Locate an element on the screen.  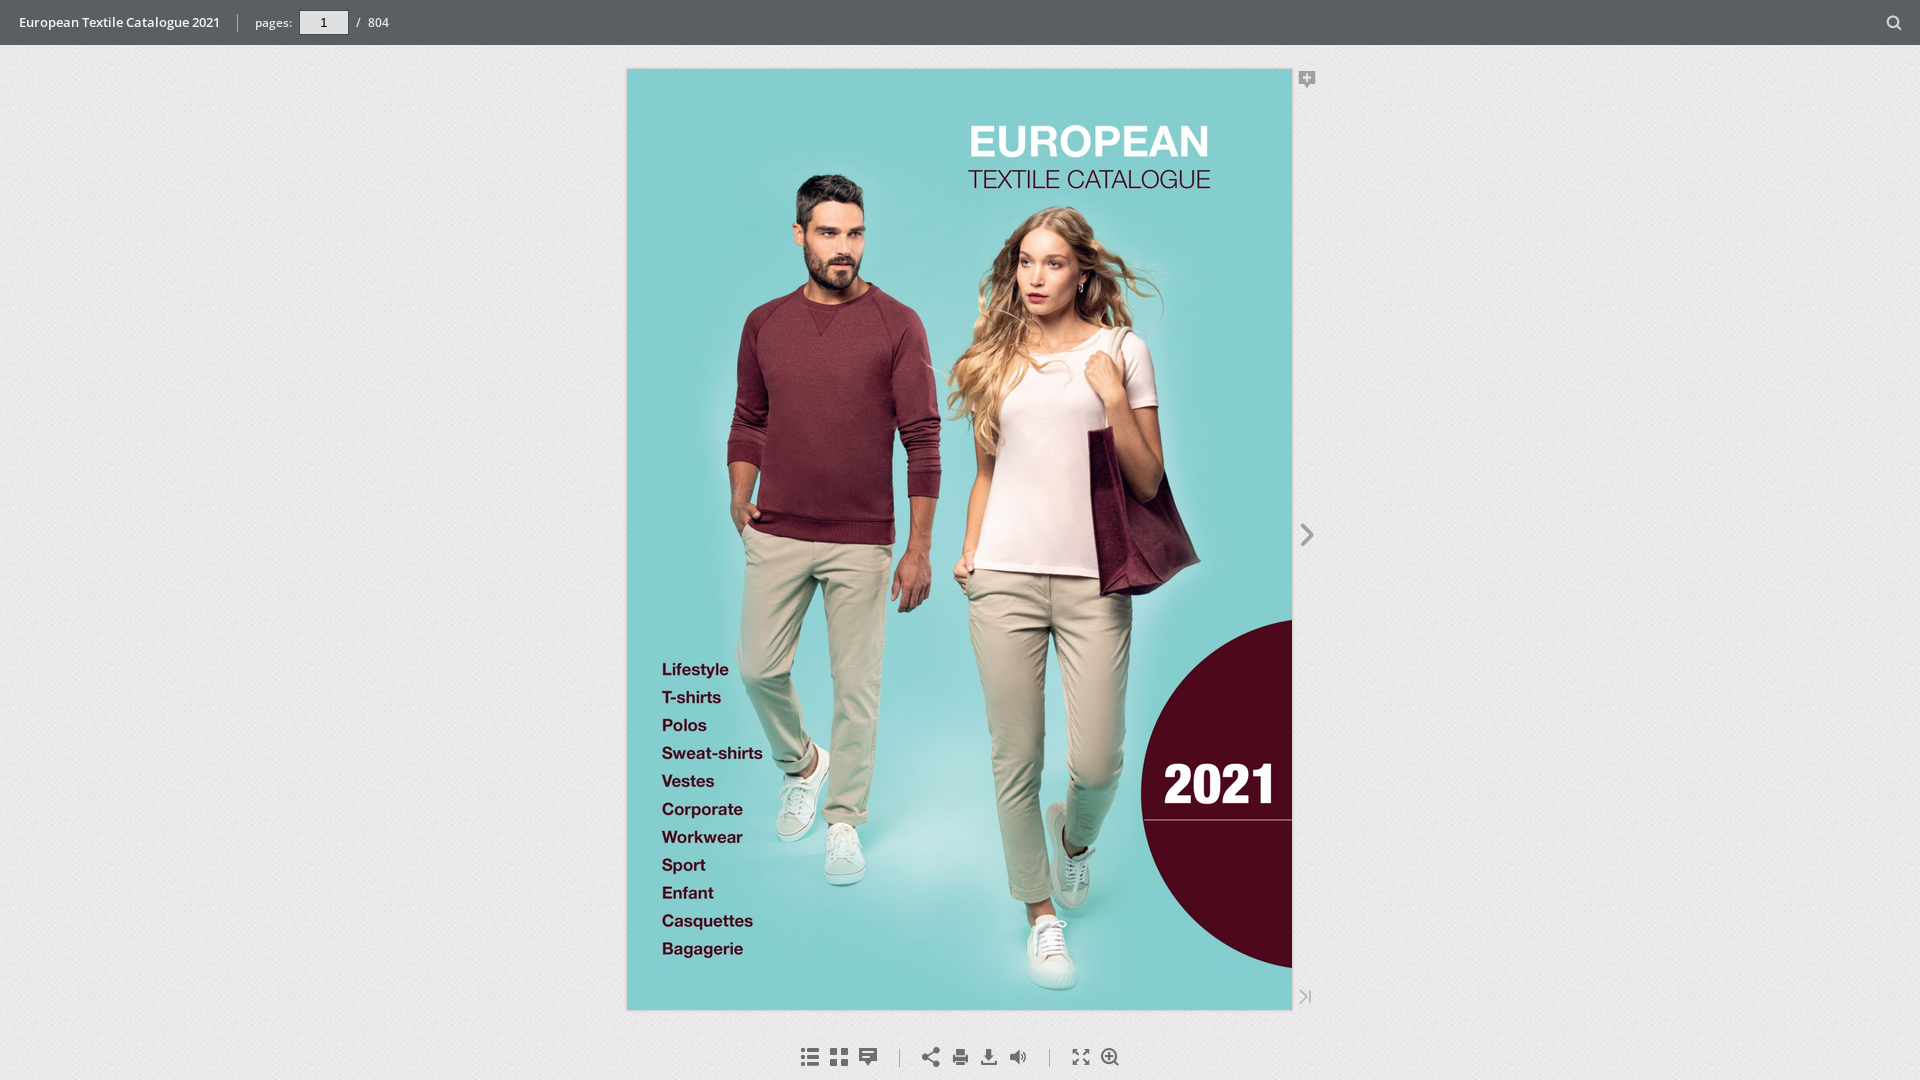
'Next Page' is located at coordinates (1307, 536).